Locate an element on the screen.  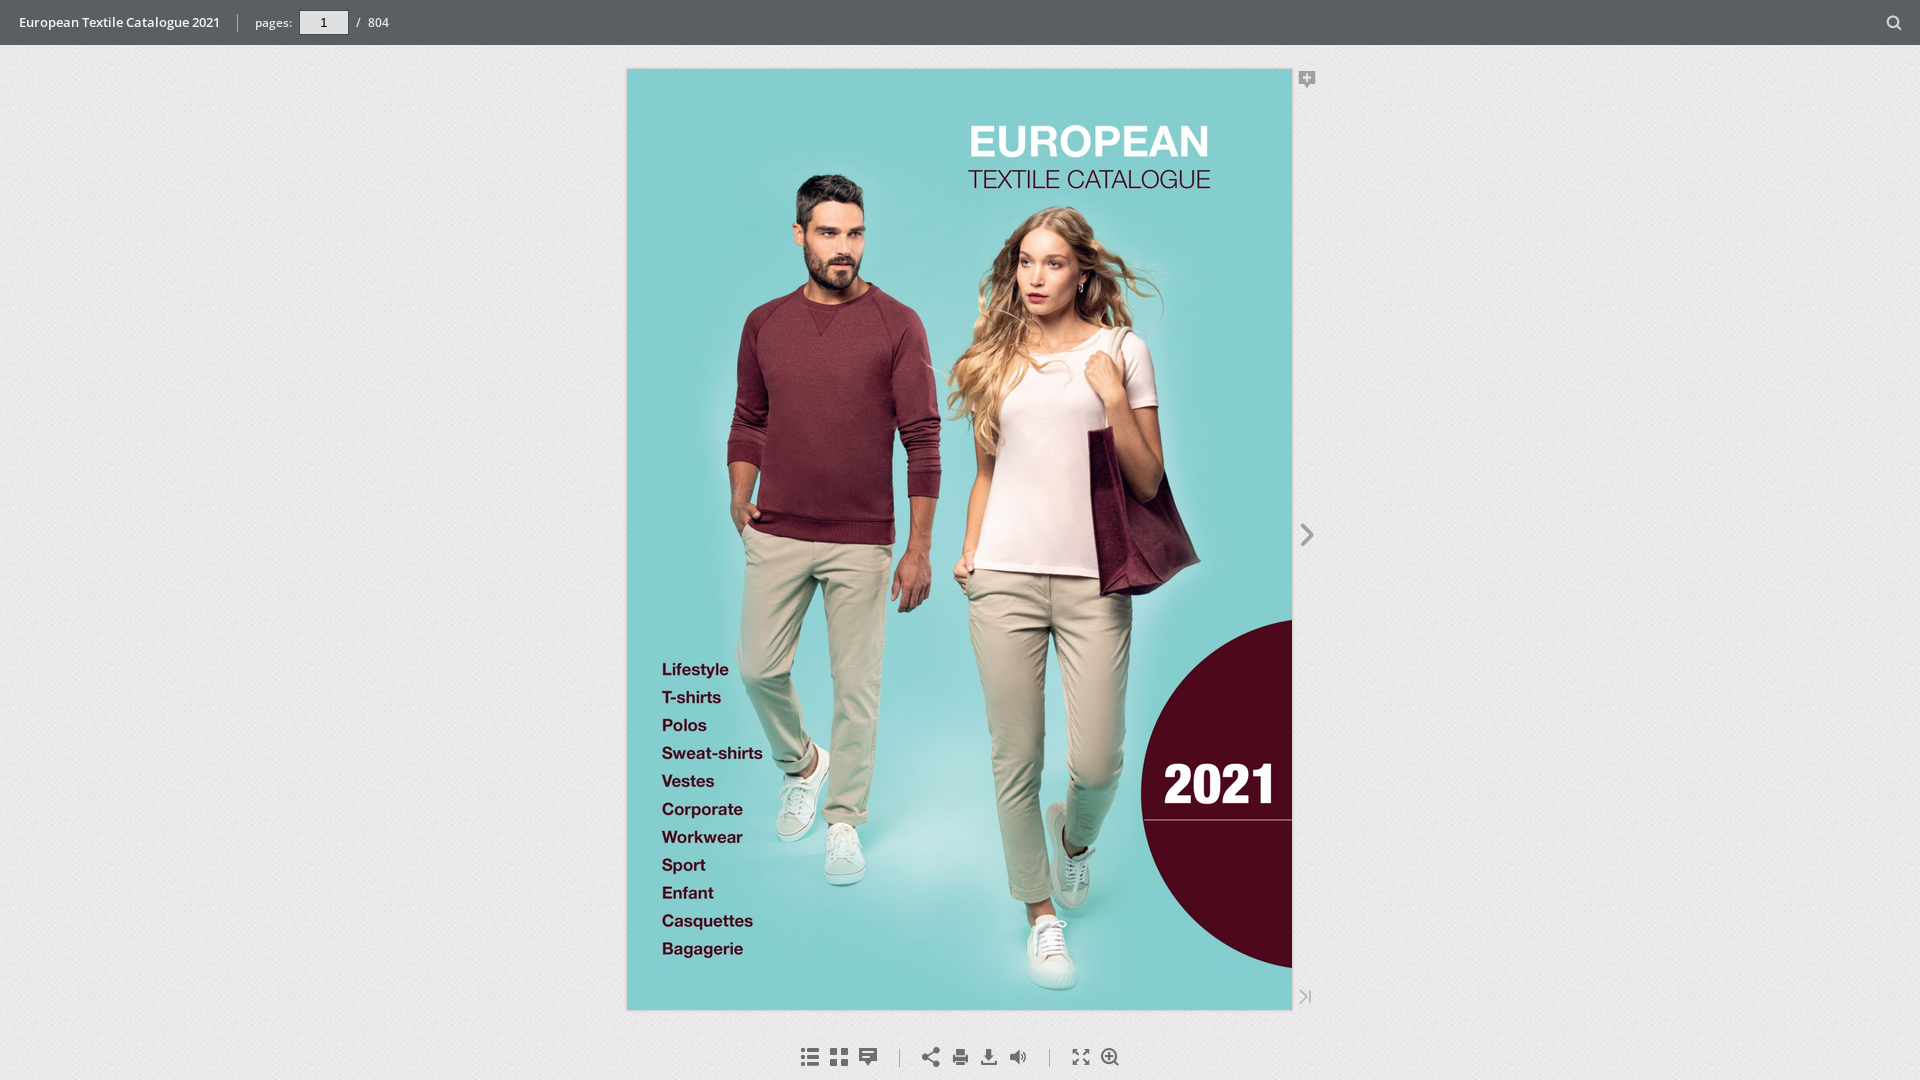
'Next Page' is located at coordinates (1307, 536).